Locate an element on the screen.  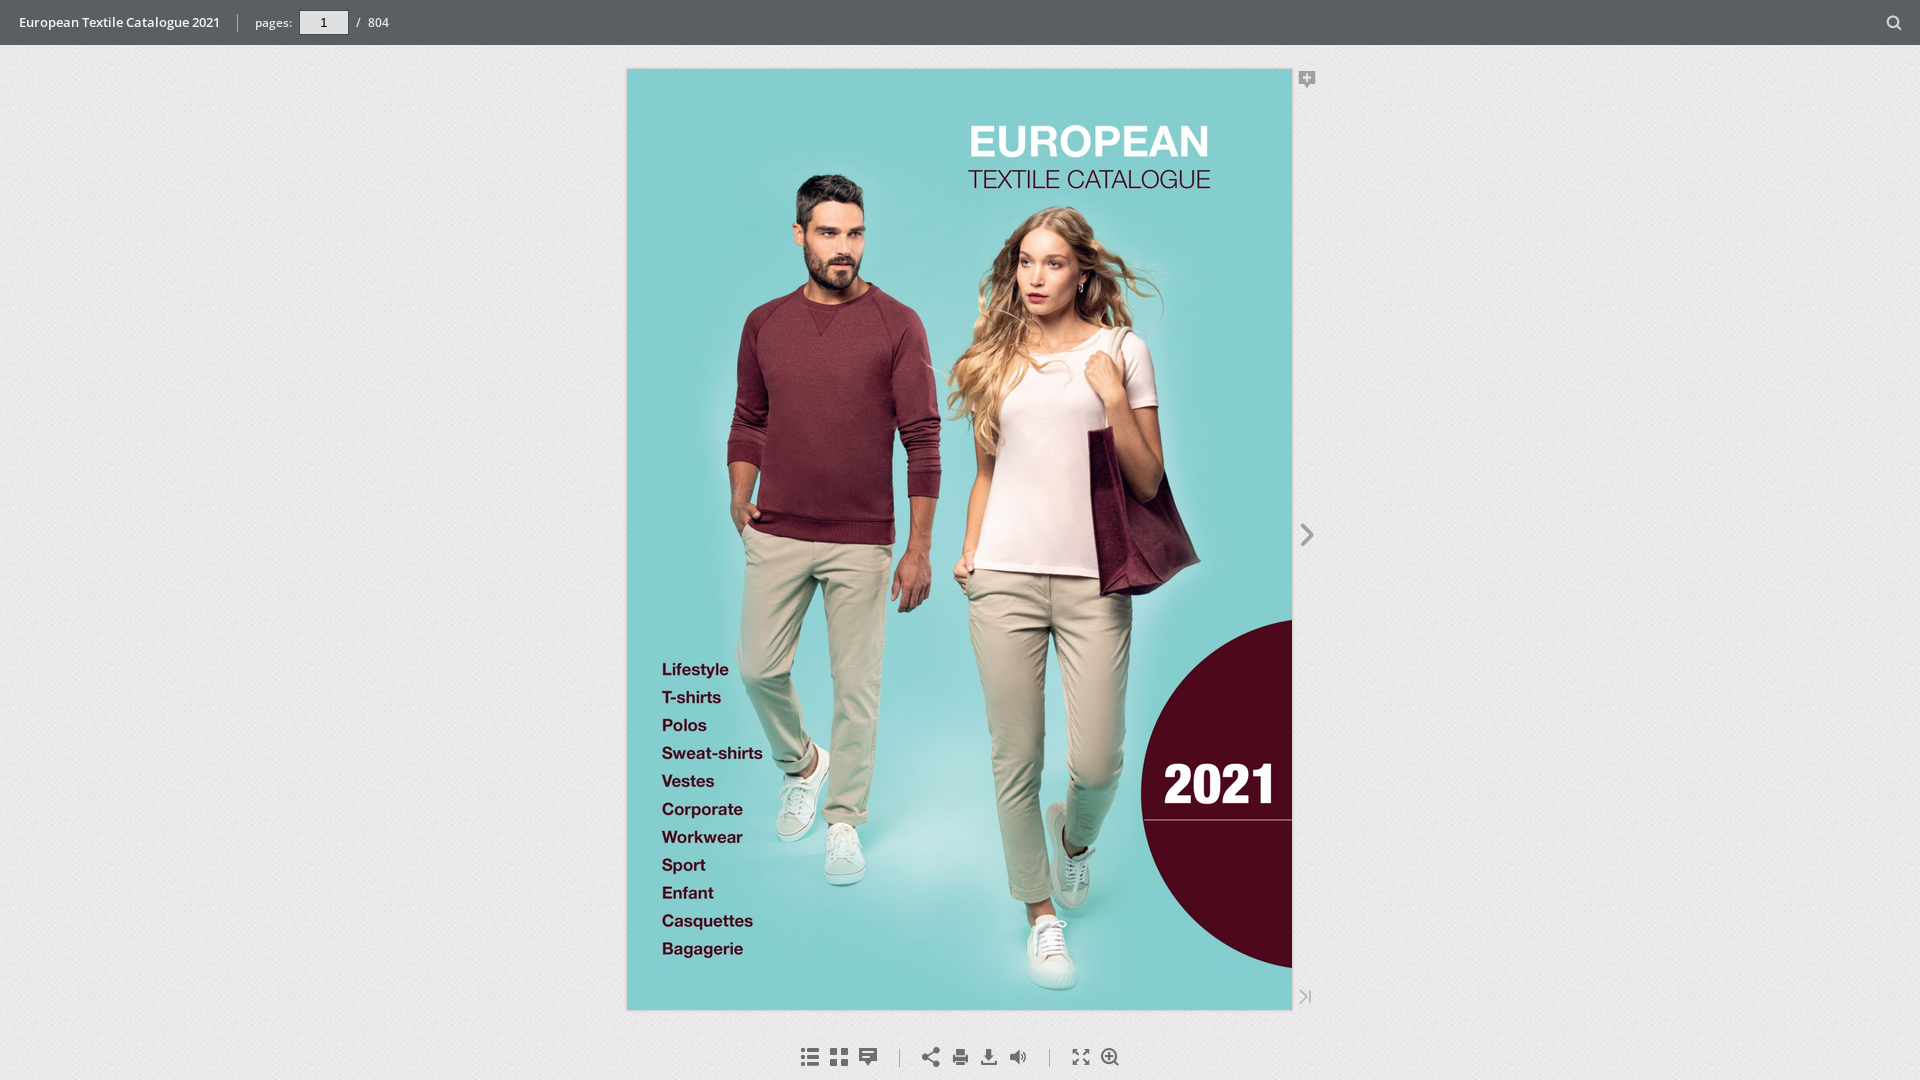
'Next Page' is located at coordinates (1307, 536).